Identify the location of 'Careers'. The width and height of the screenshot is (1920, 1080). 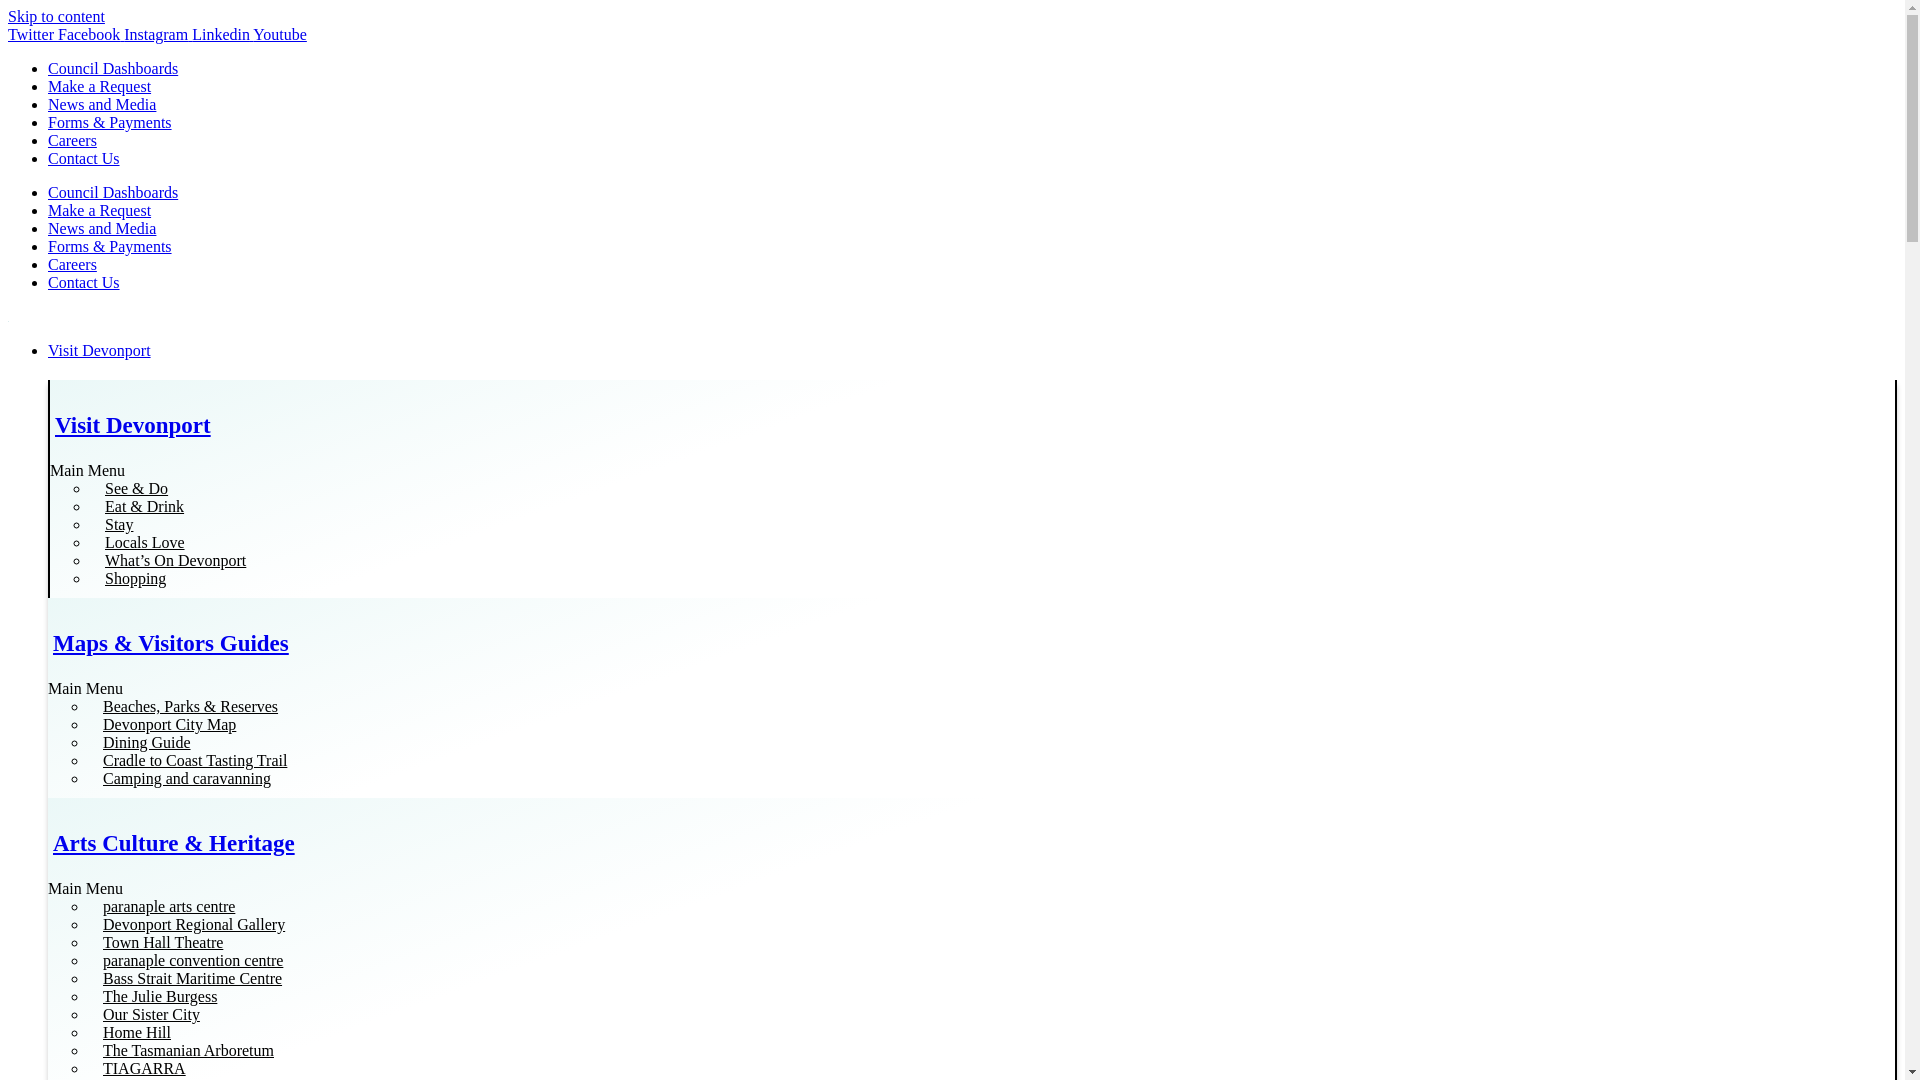
(72, 139).